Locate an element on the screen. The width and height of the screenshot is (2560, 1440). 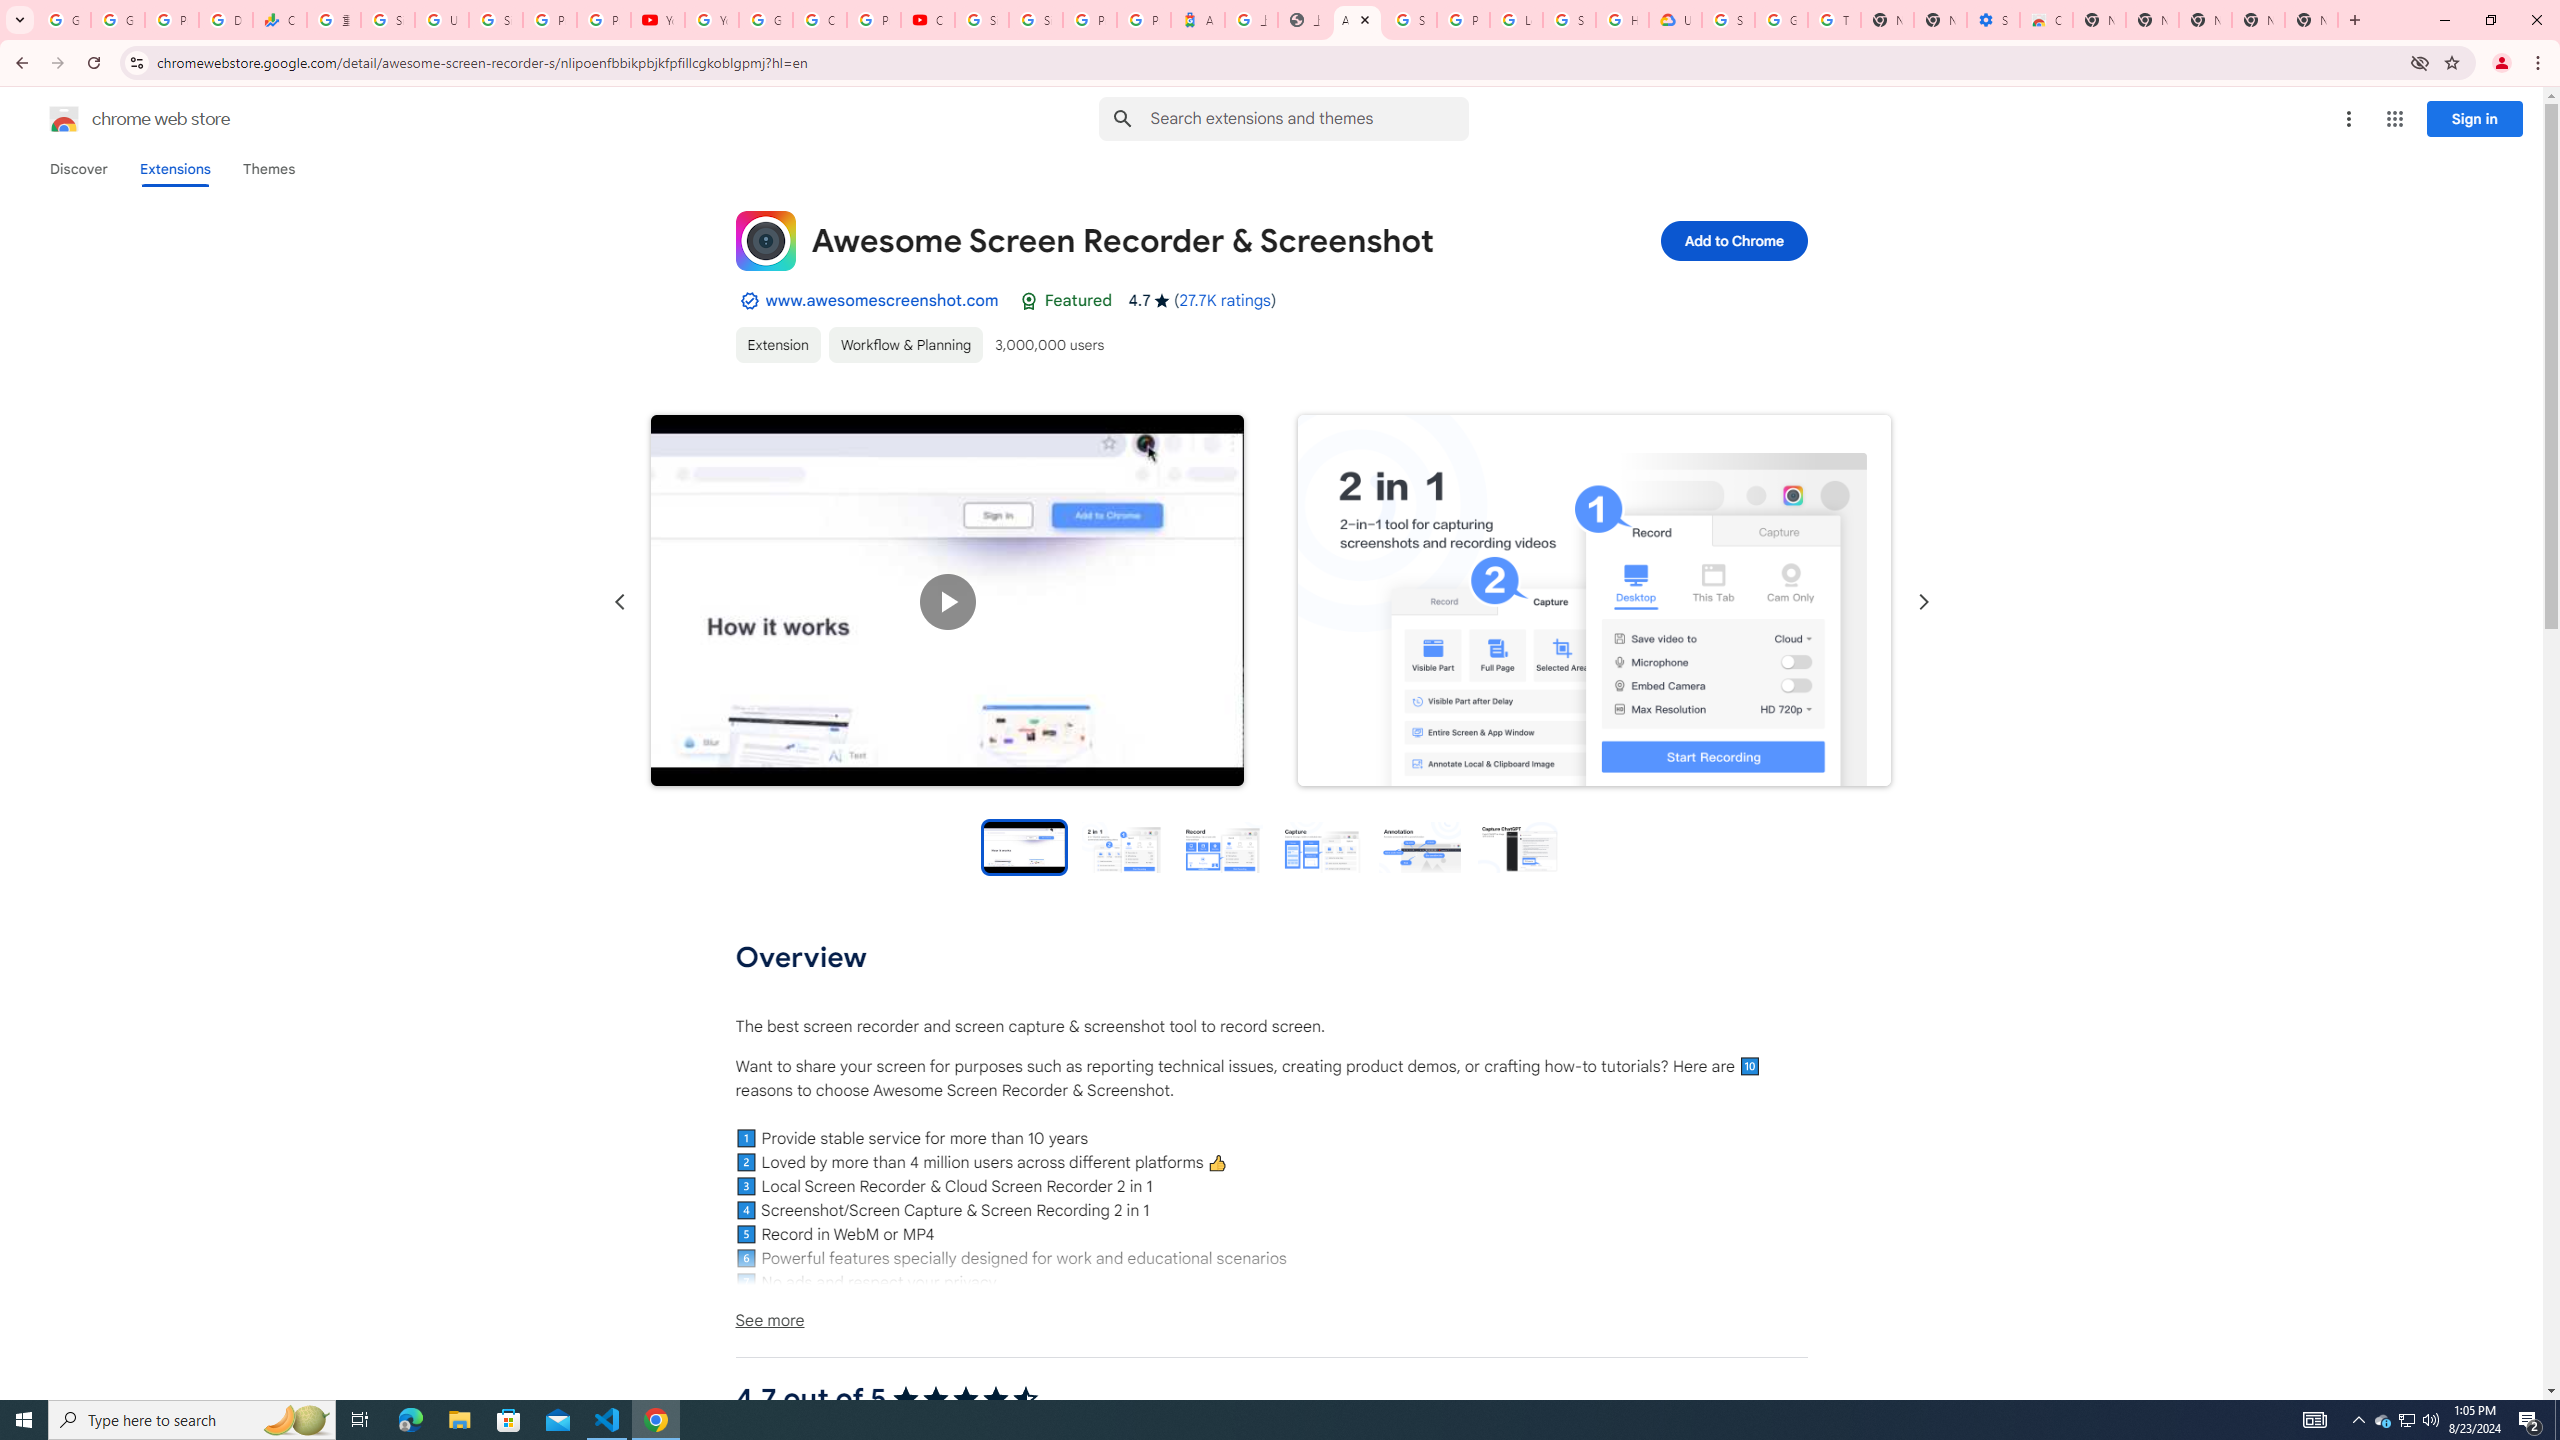
'Sign in - Google Accounts' is located at coordinates (1035, 19).